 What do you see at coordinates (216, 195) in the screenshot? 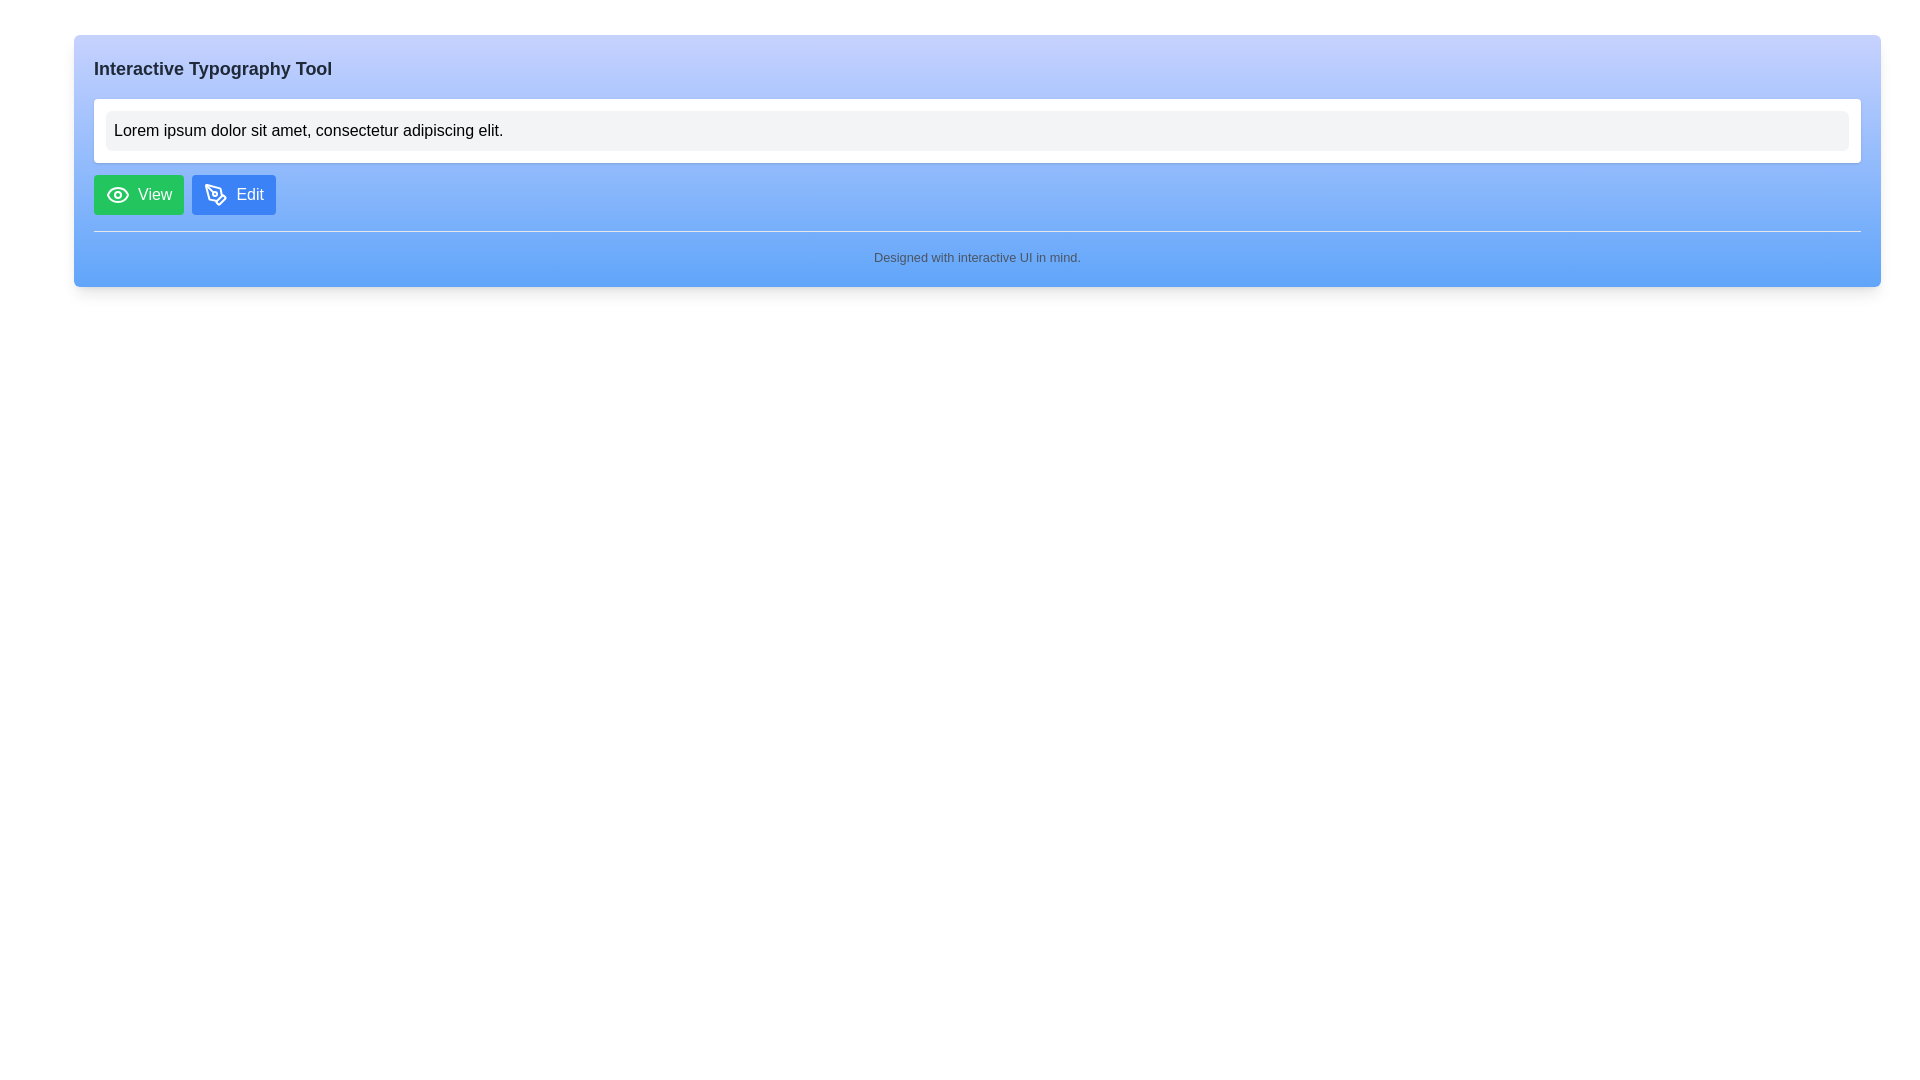
I see `the pen icon embedded within the 'Edit' button, which is the second button in a horizontal row in the lower section of the interactive UI panel` at bounding box center [216, 195].